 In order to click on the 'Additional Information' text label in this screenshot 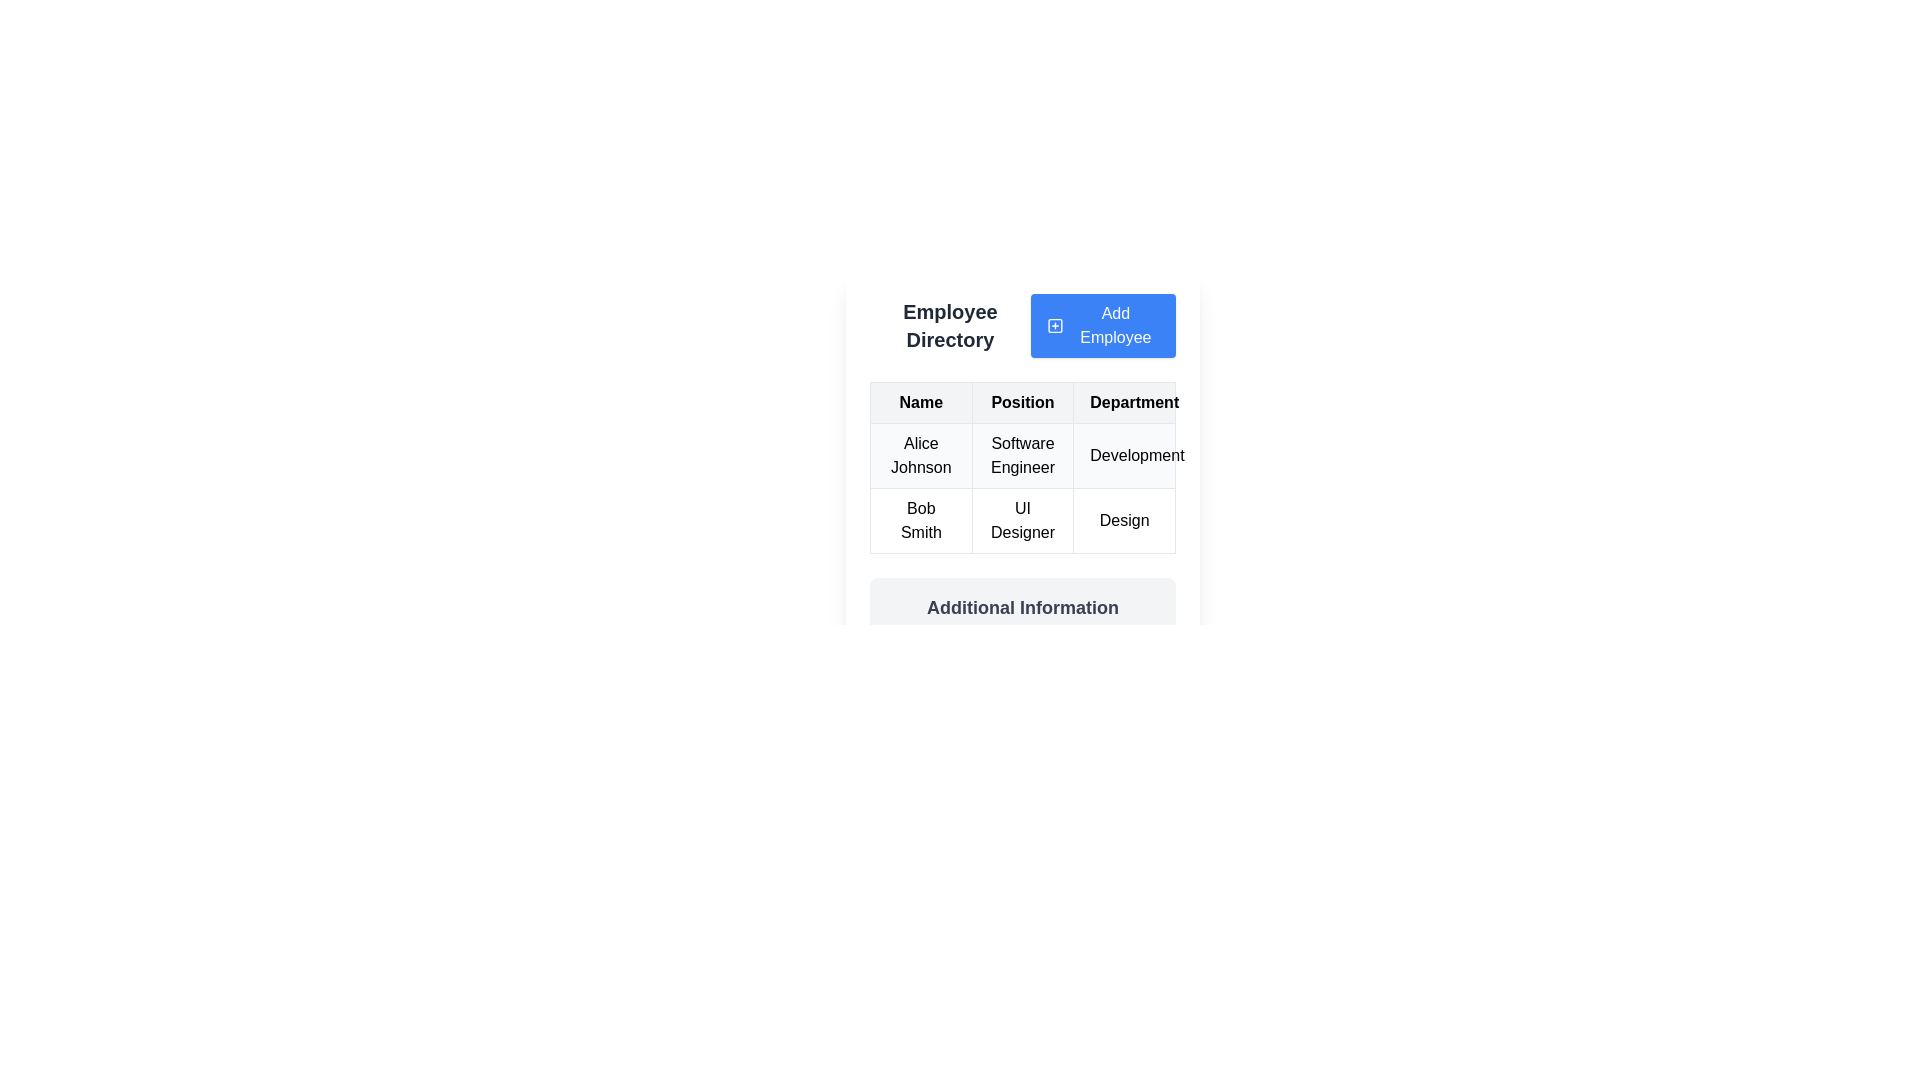, I will do `click(1022, 607)`.